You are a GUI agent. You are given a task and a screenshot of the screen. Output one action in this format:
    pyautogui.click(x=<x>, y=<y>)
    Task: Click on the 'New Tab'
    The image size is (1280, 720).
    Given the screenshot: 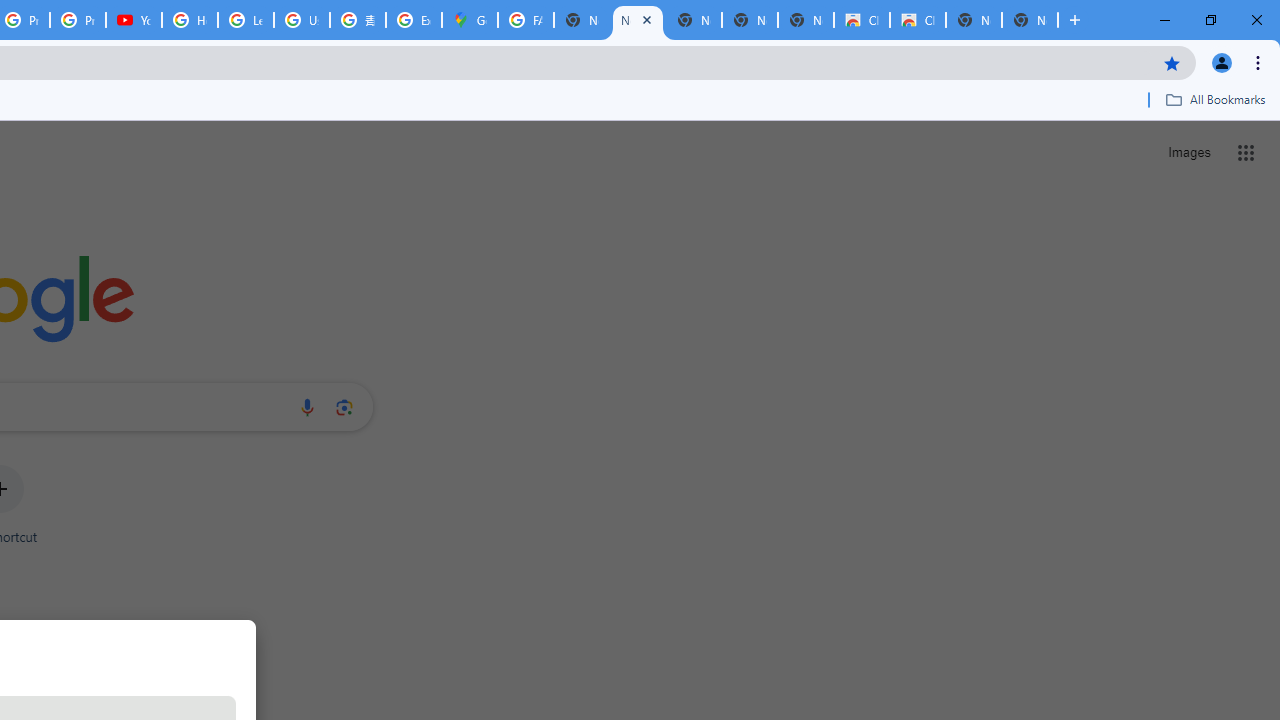 What is the action you would take?
    pyautogui.click(x=1030, y=20)
    